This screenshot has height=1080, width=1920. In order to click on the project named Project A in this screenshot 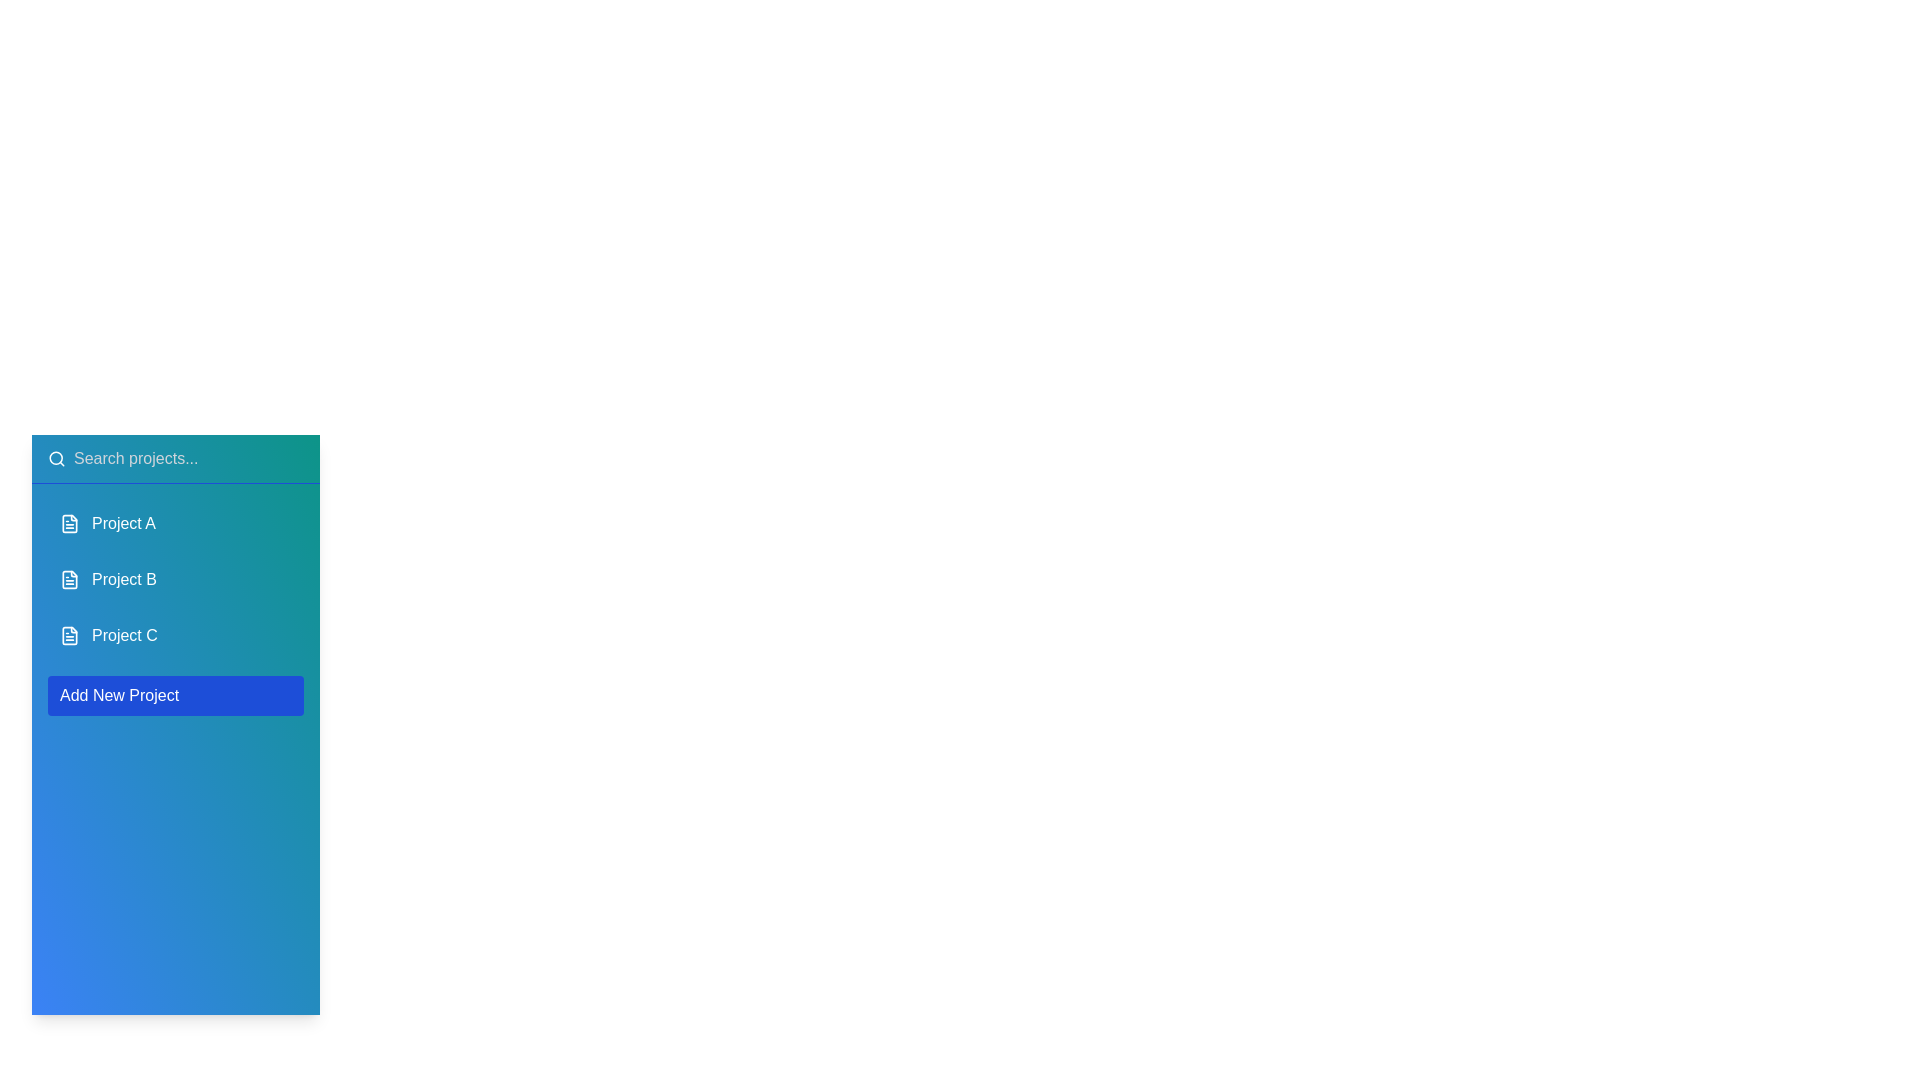, I will do `click(176, 523)`.